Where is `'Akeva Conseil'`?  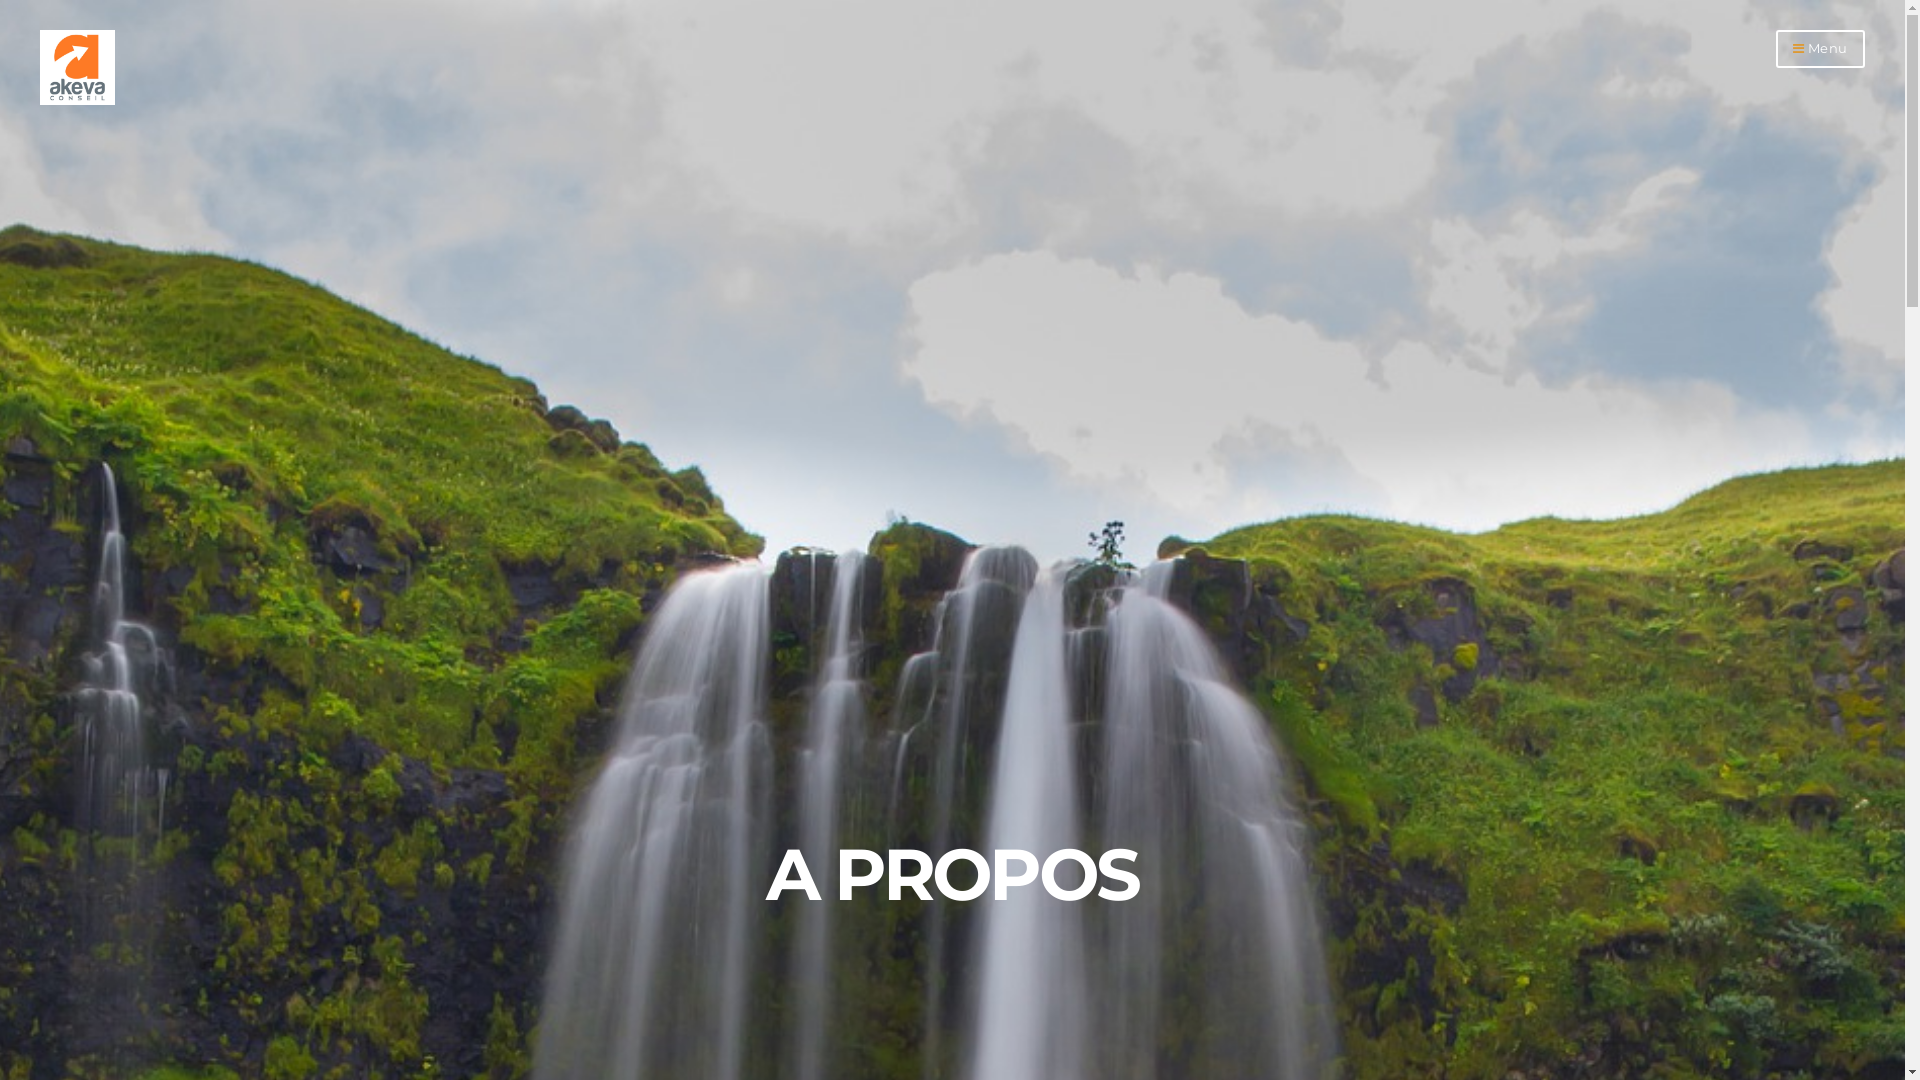
'Akeva Conseil' is located at coordinates (77, 100).